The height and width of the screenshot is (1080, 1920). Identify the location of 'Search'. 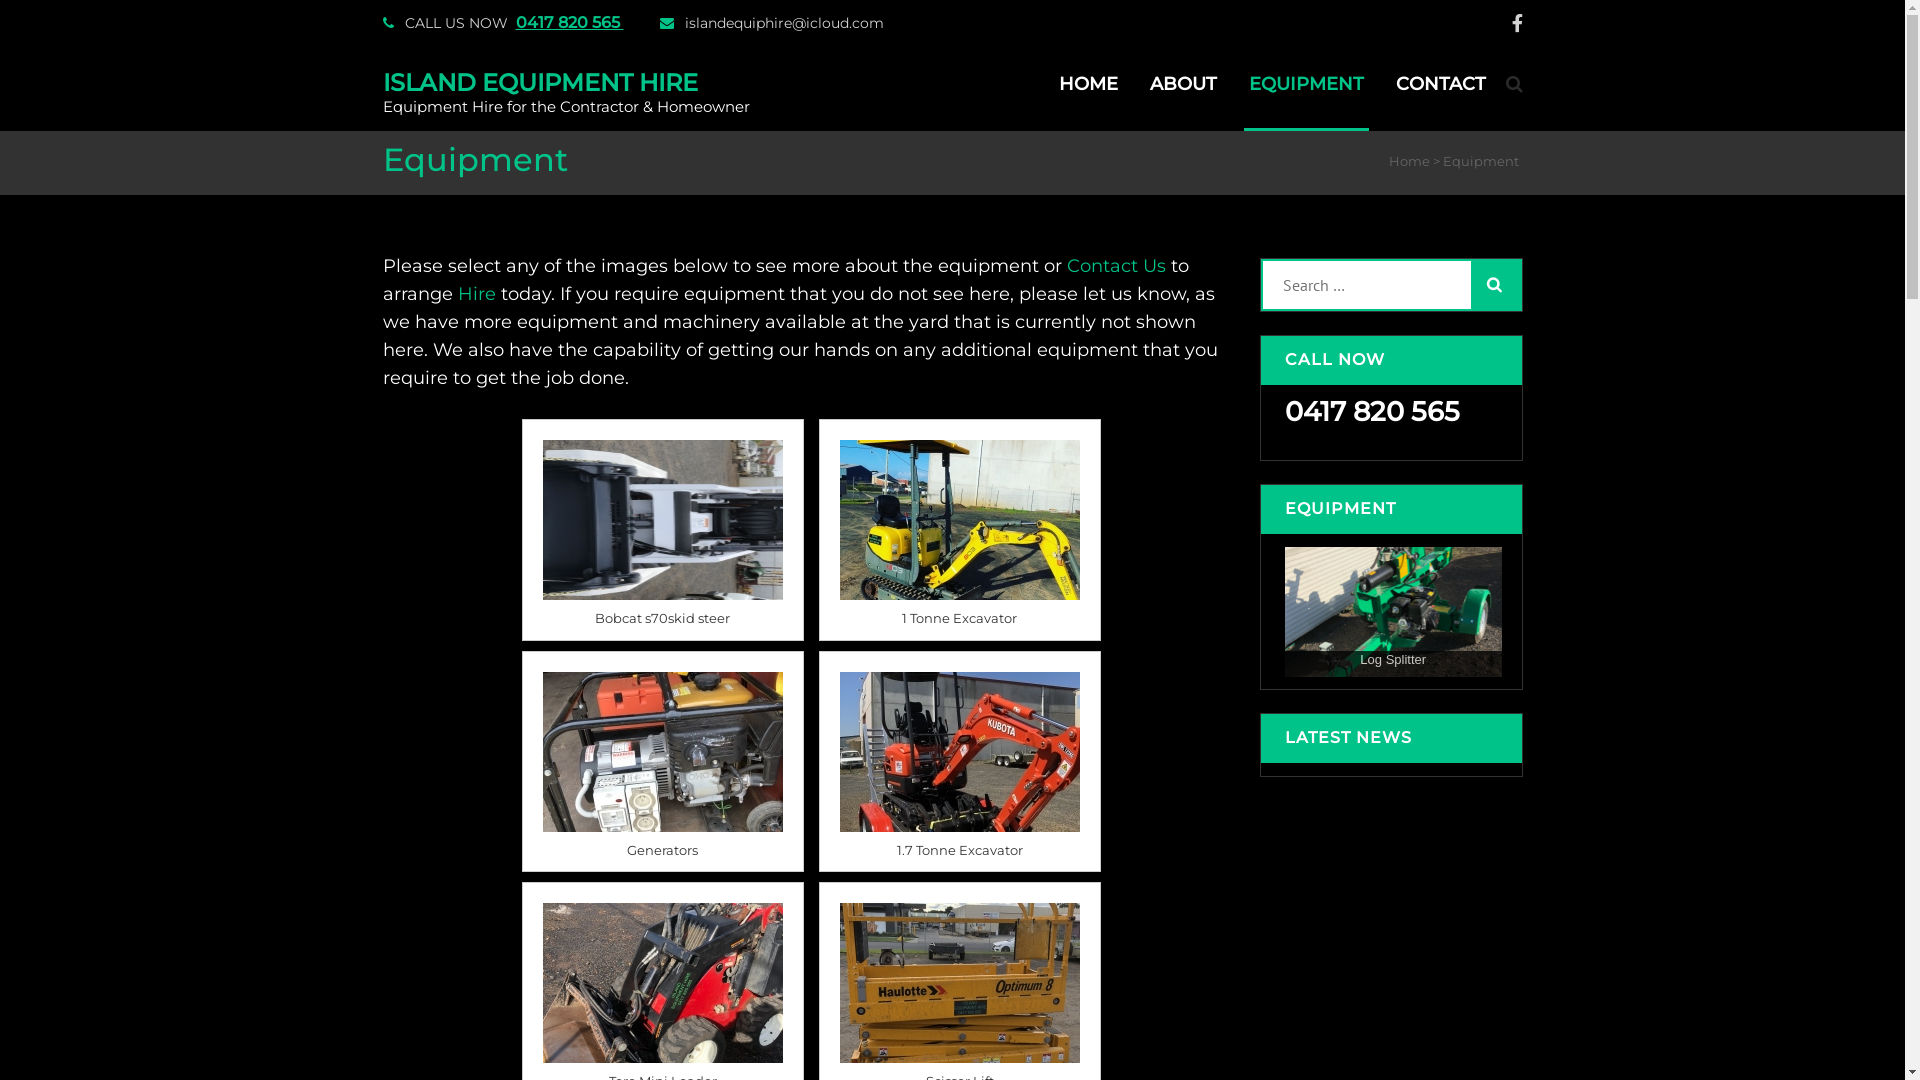
(1472, 285).